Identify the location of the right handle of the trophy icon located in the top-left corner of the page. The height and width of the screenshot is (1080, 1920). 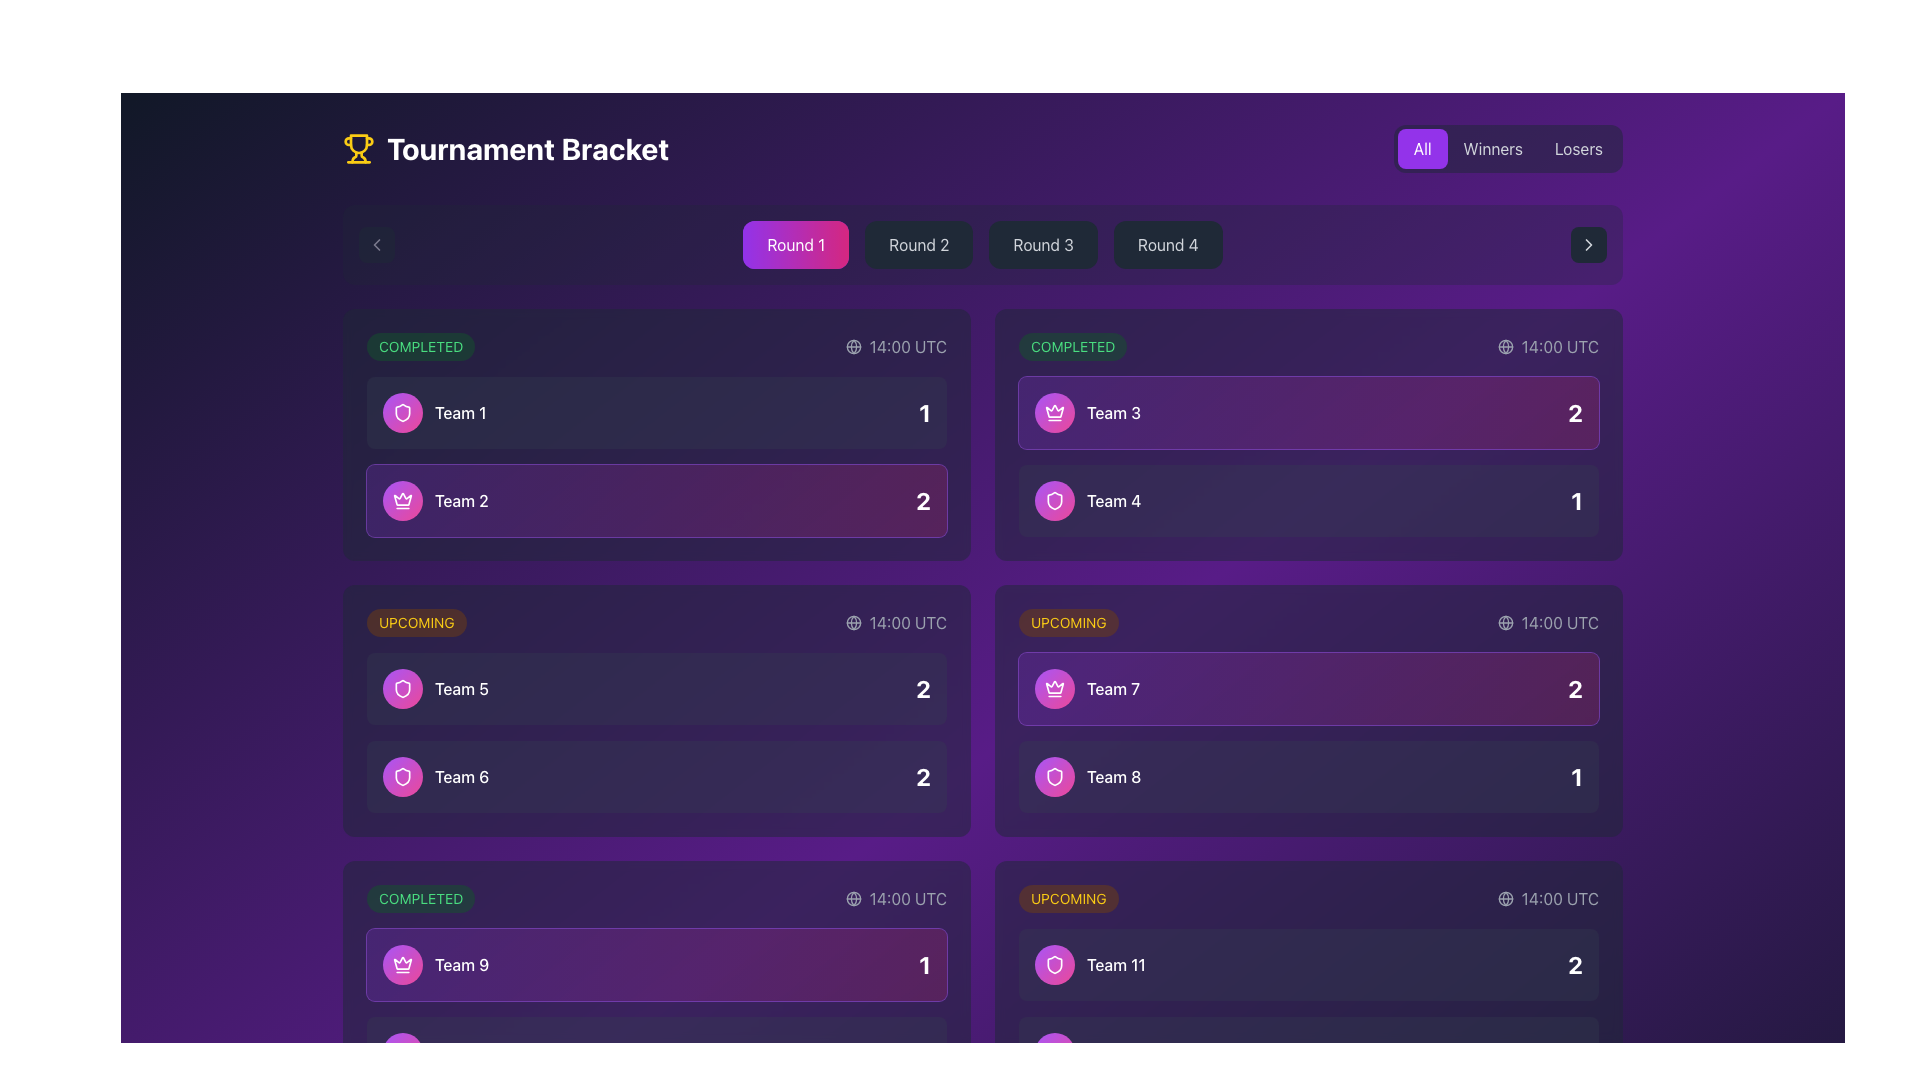
(363, 156).